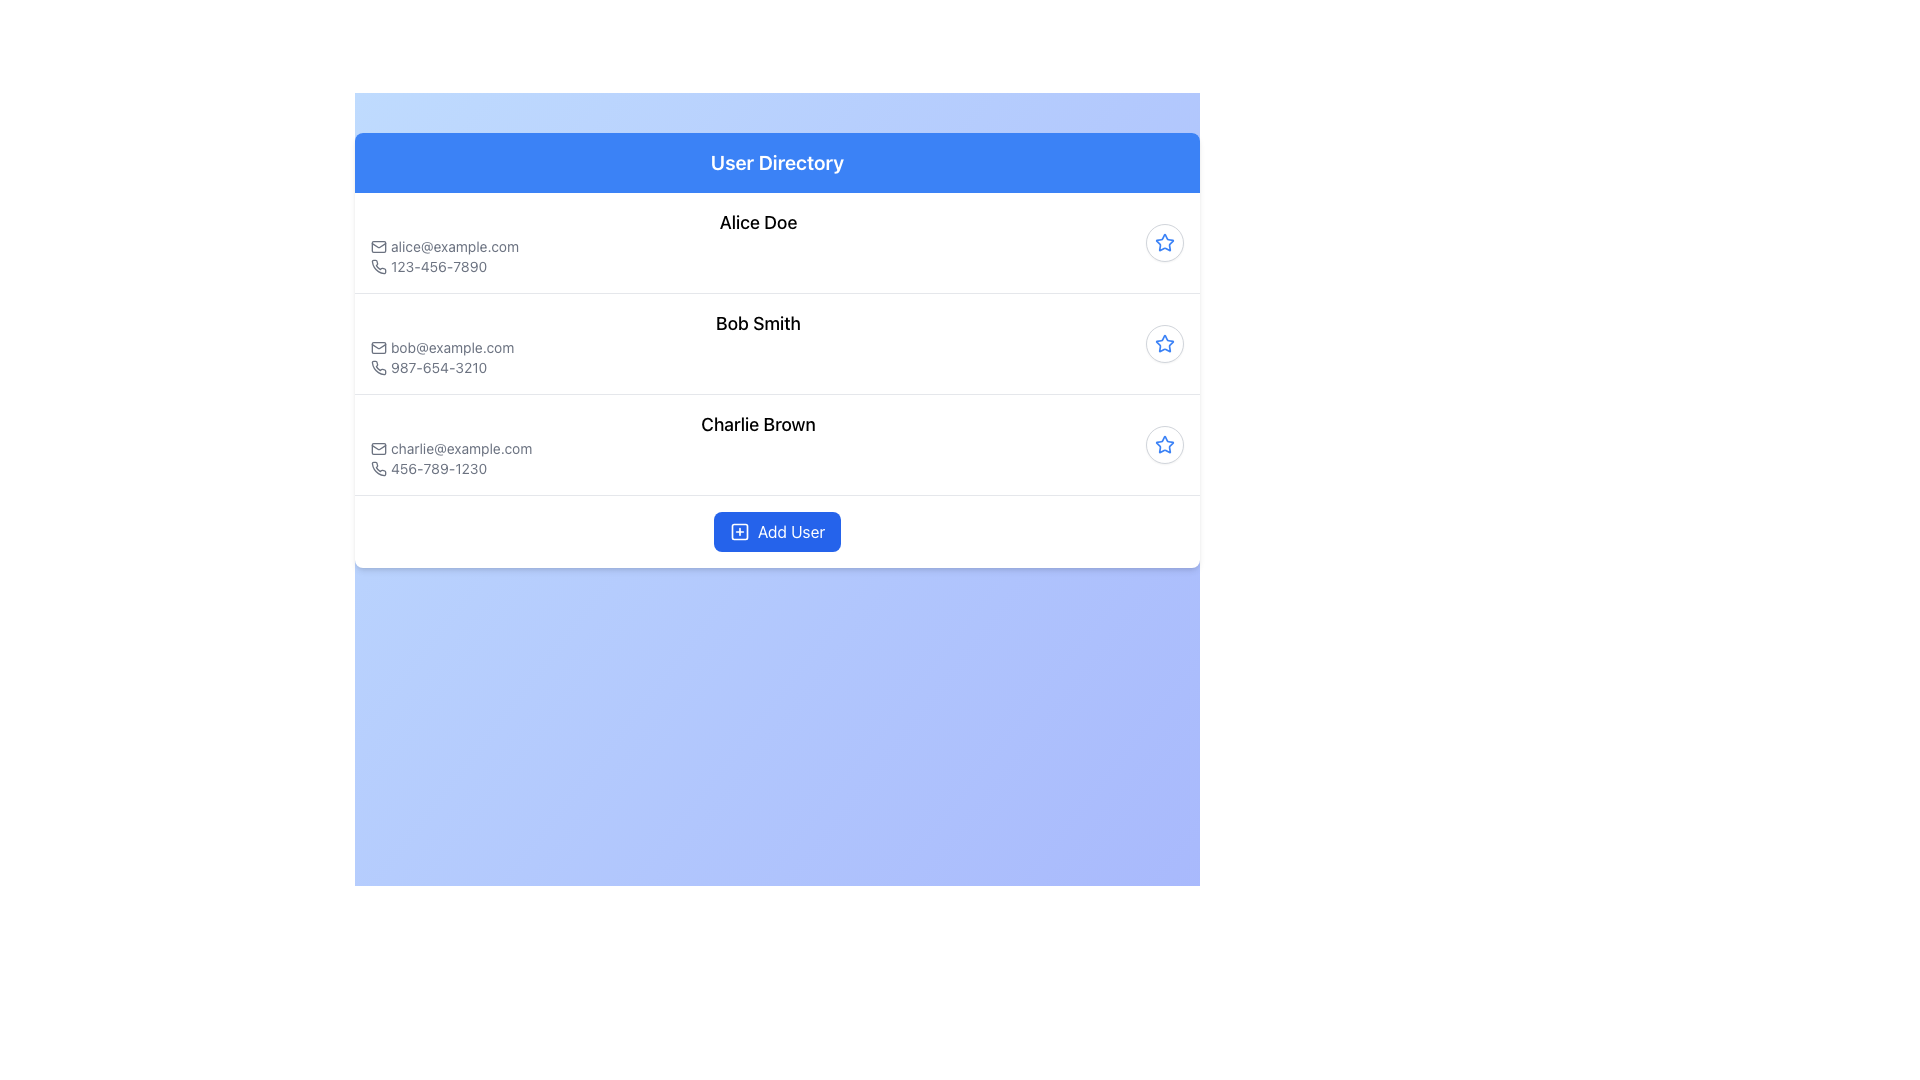  What do you see at coordinates (379, 367) in the screenshot?
I see `the phone icon located in the second row of the user directory interface, immediately to the left of the phone number '987-654-3210'` at bounding box center [379, 367].